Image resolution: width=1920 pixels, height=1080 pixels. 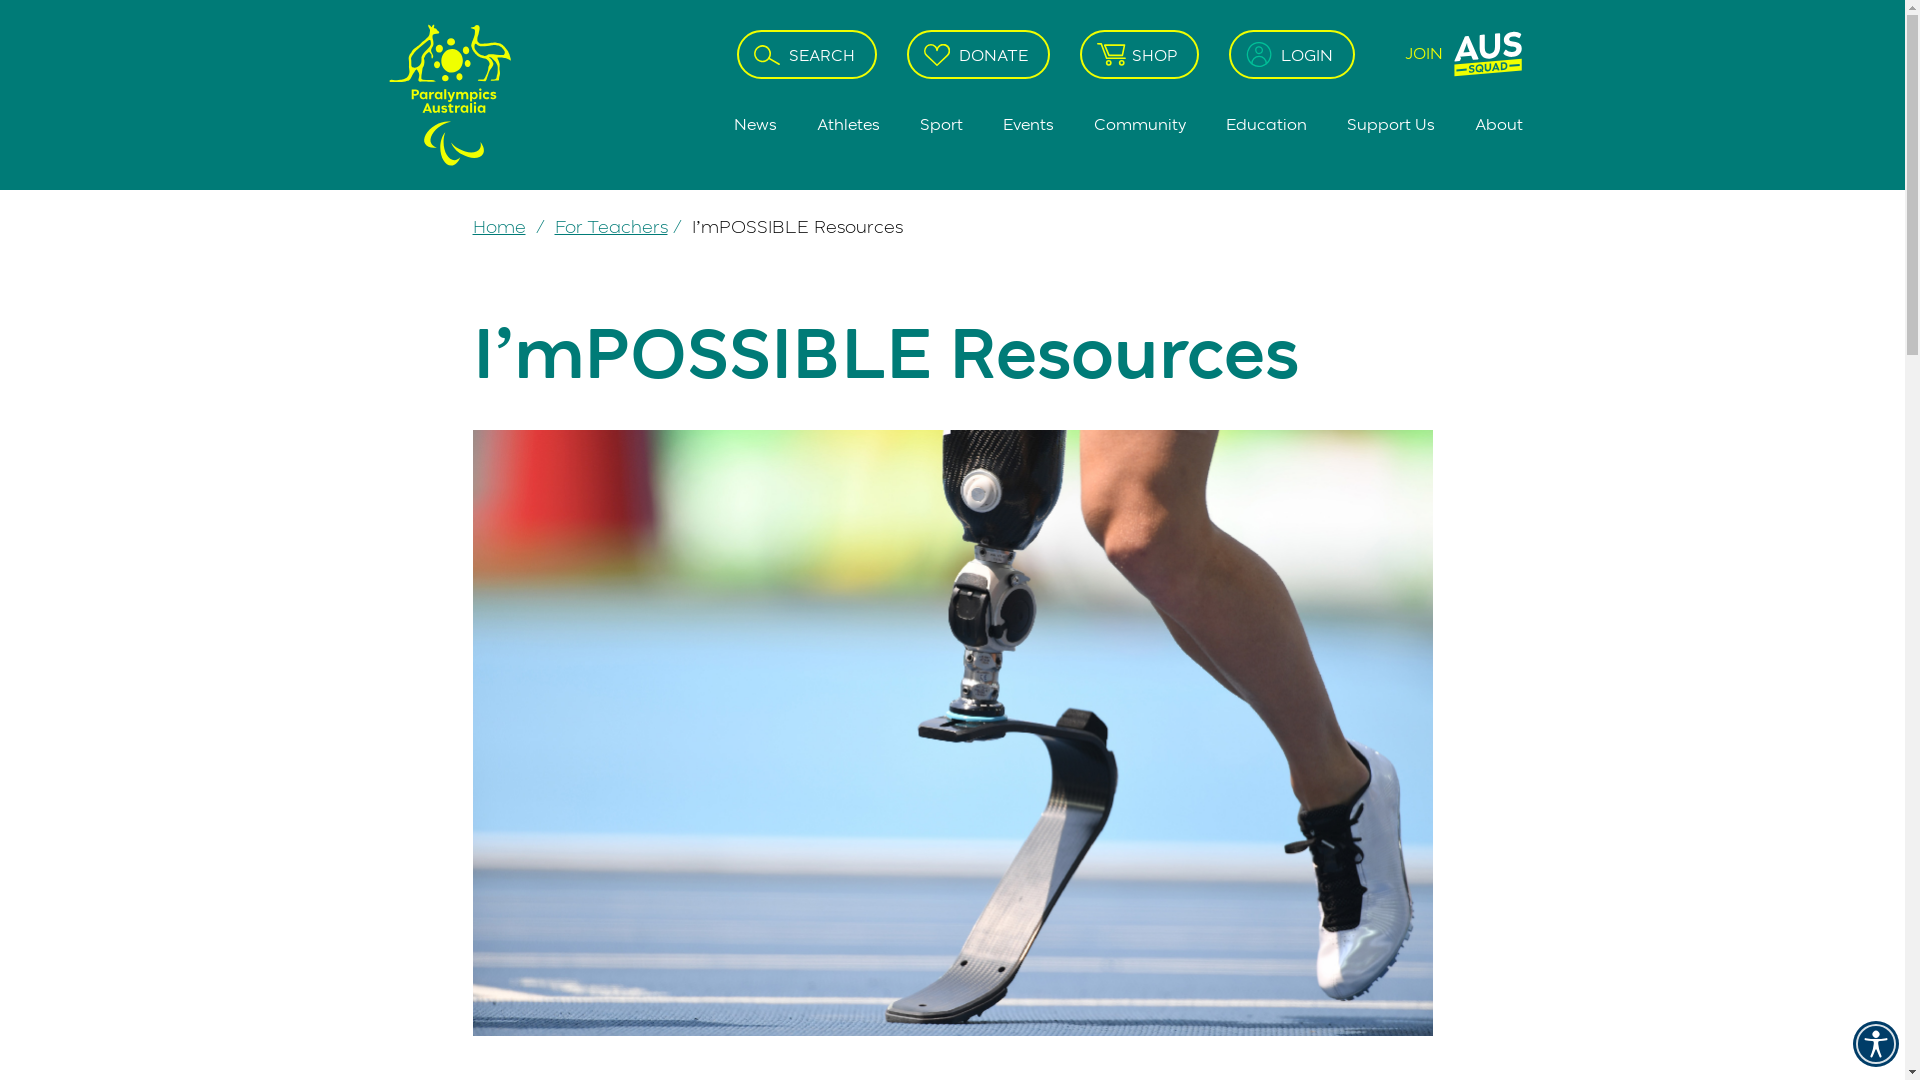 What do you see at coordinates (940, 123) in the screenshot?
I see `'Sport'` at bounding box center [940, 123].